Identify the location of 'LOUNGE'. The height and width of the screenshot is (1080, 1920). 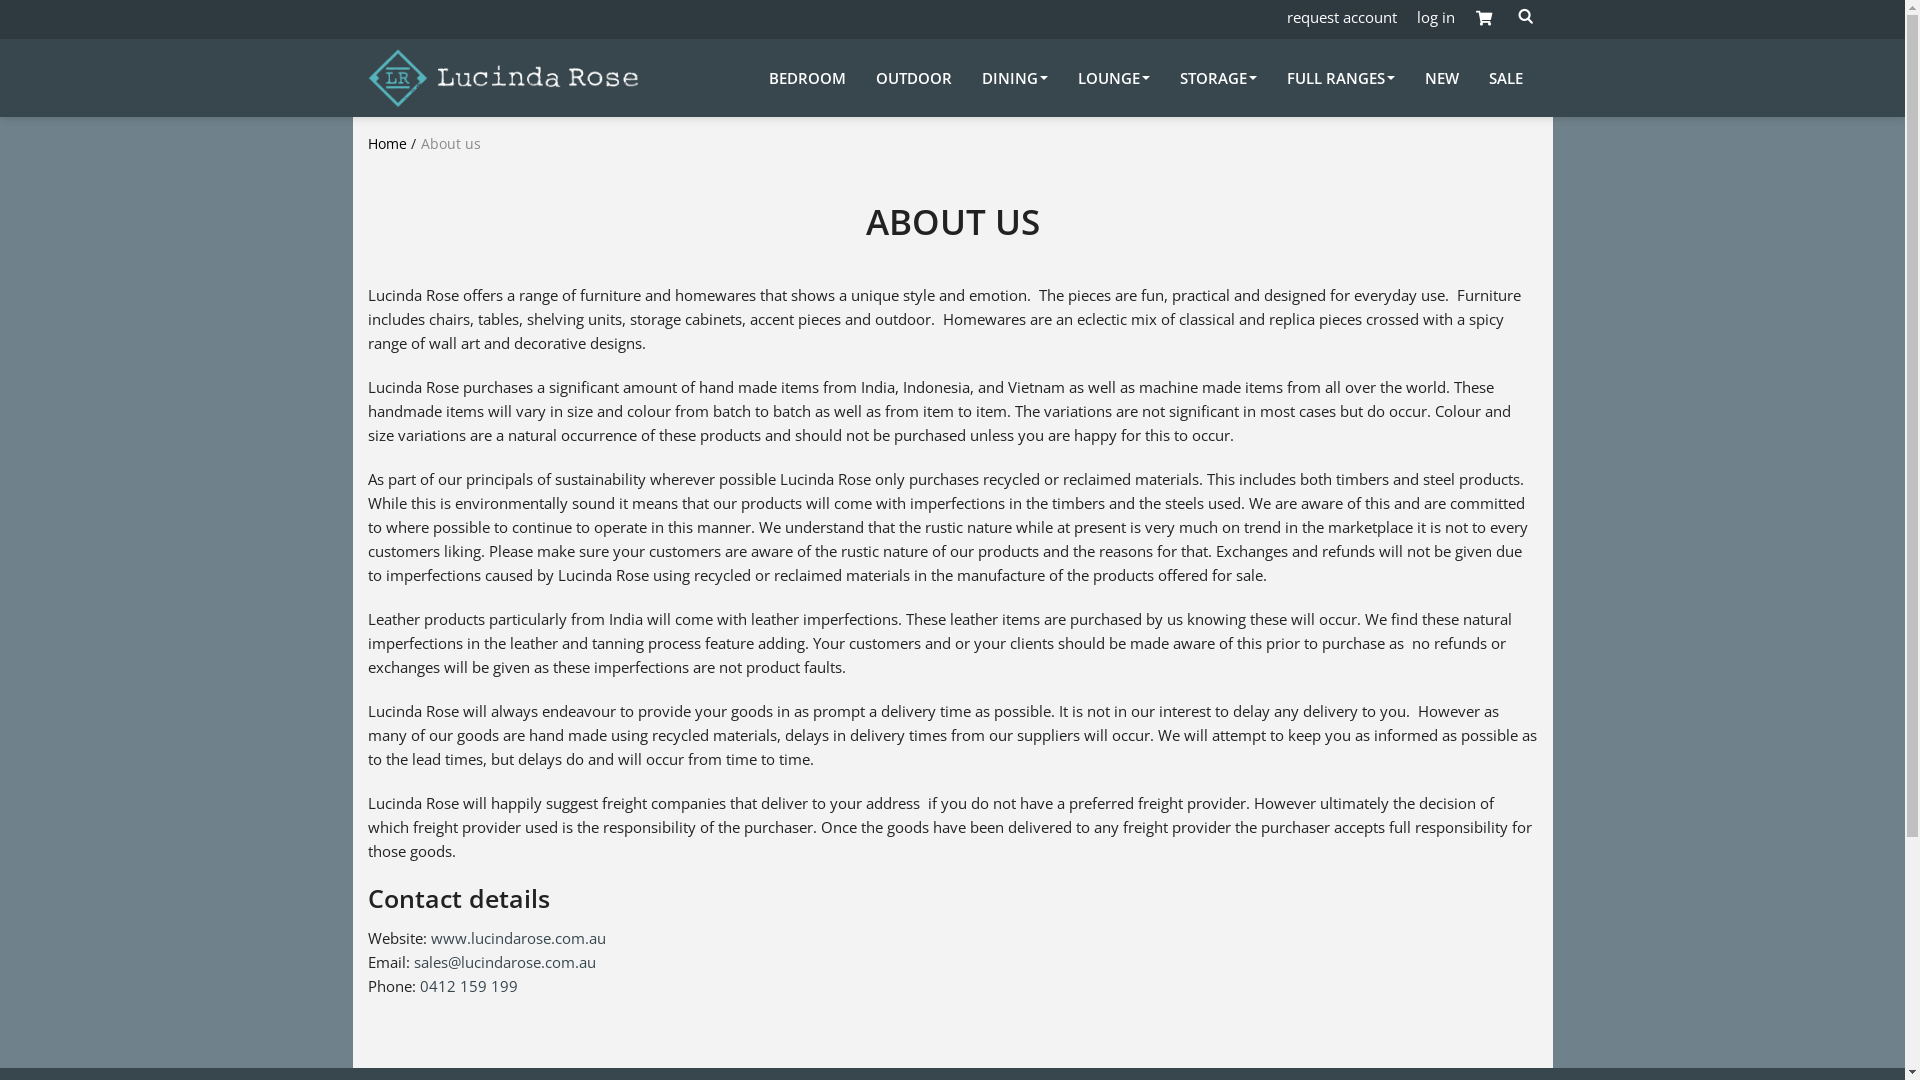
(1112, 76).